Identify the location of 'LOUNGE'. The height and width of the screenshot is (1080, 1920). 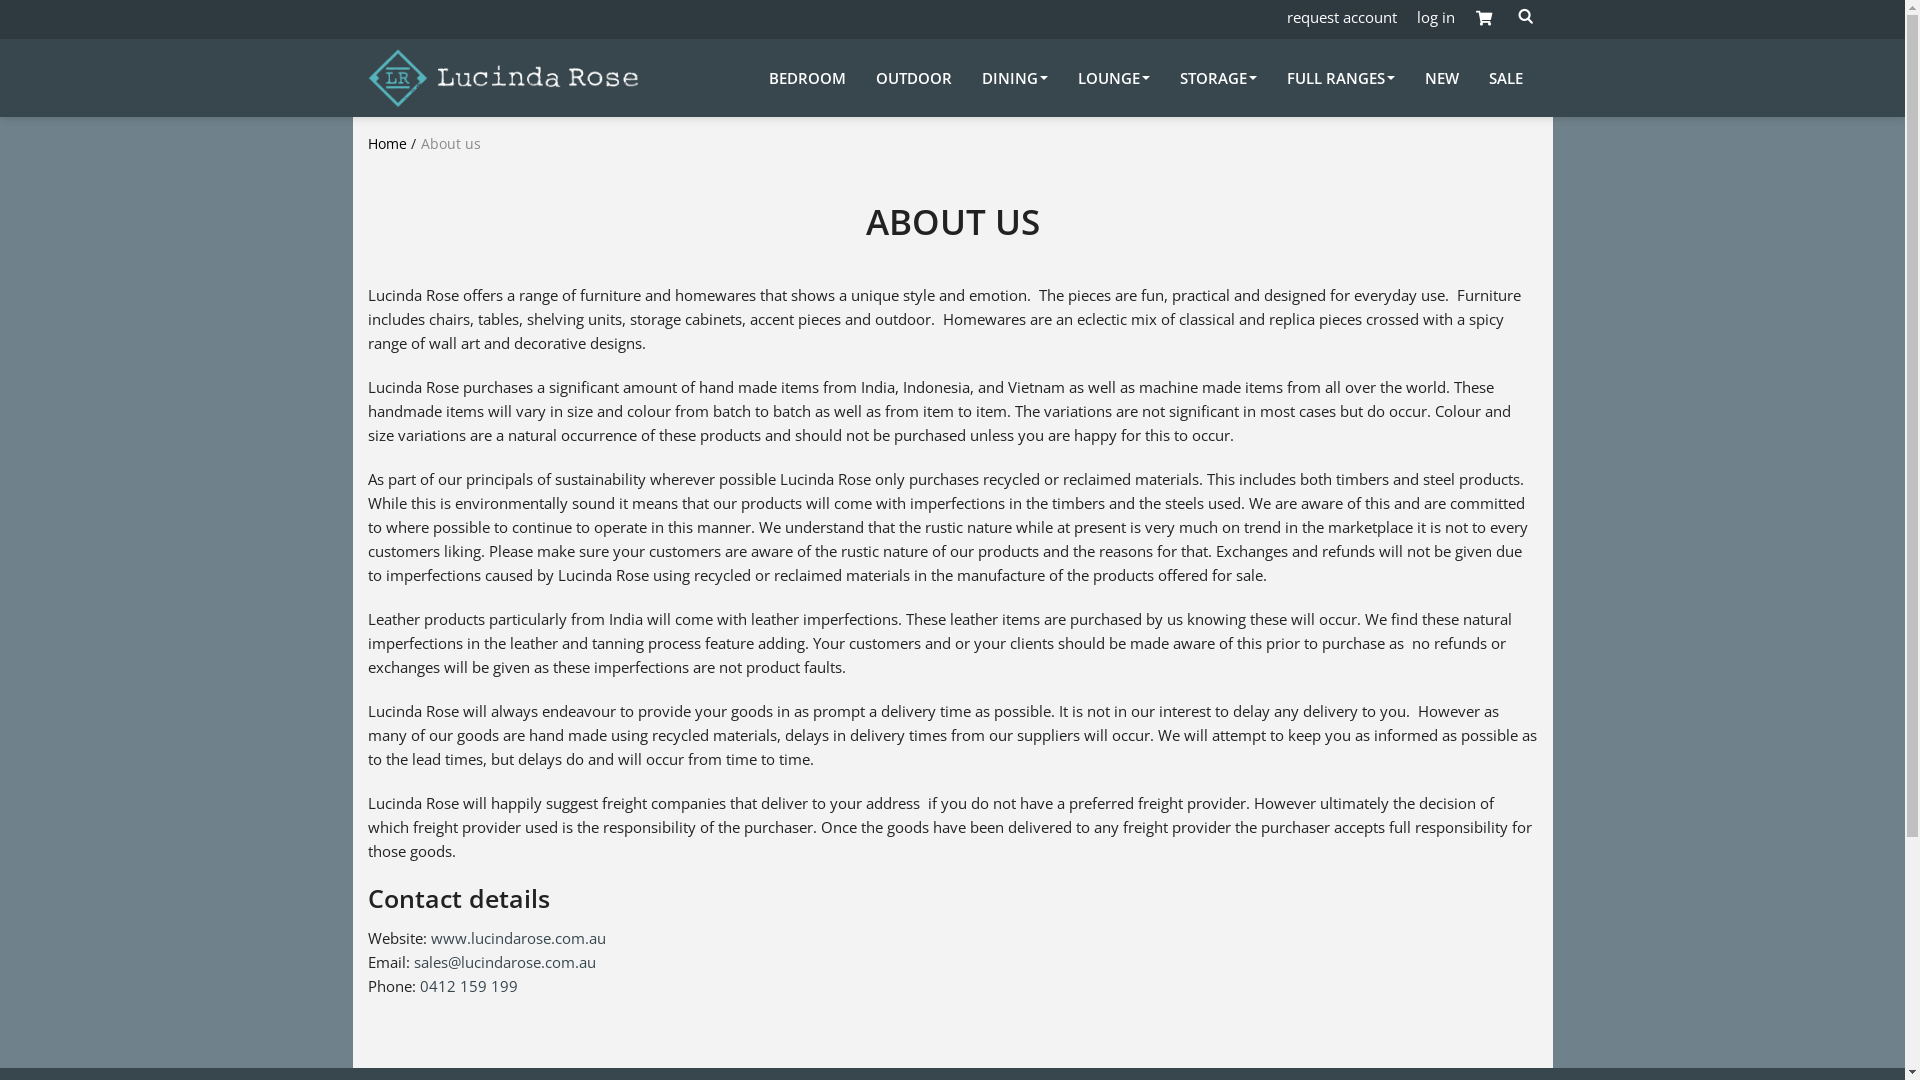
(1112, 76).